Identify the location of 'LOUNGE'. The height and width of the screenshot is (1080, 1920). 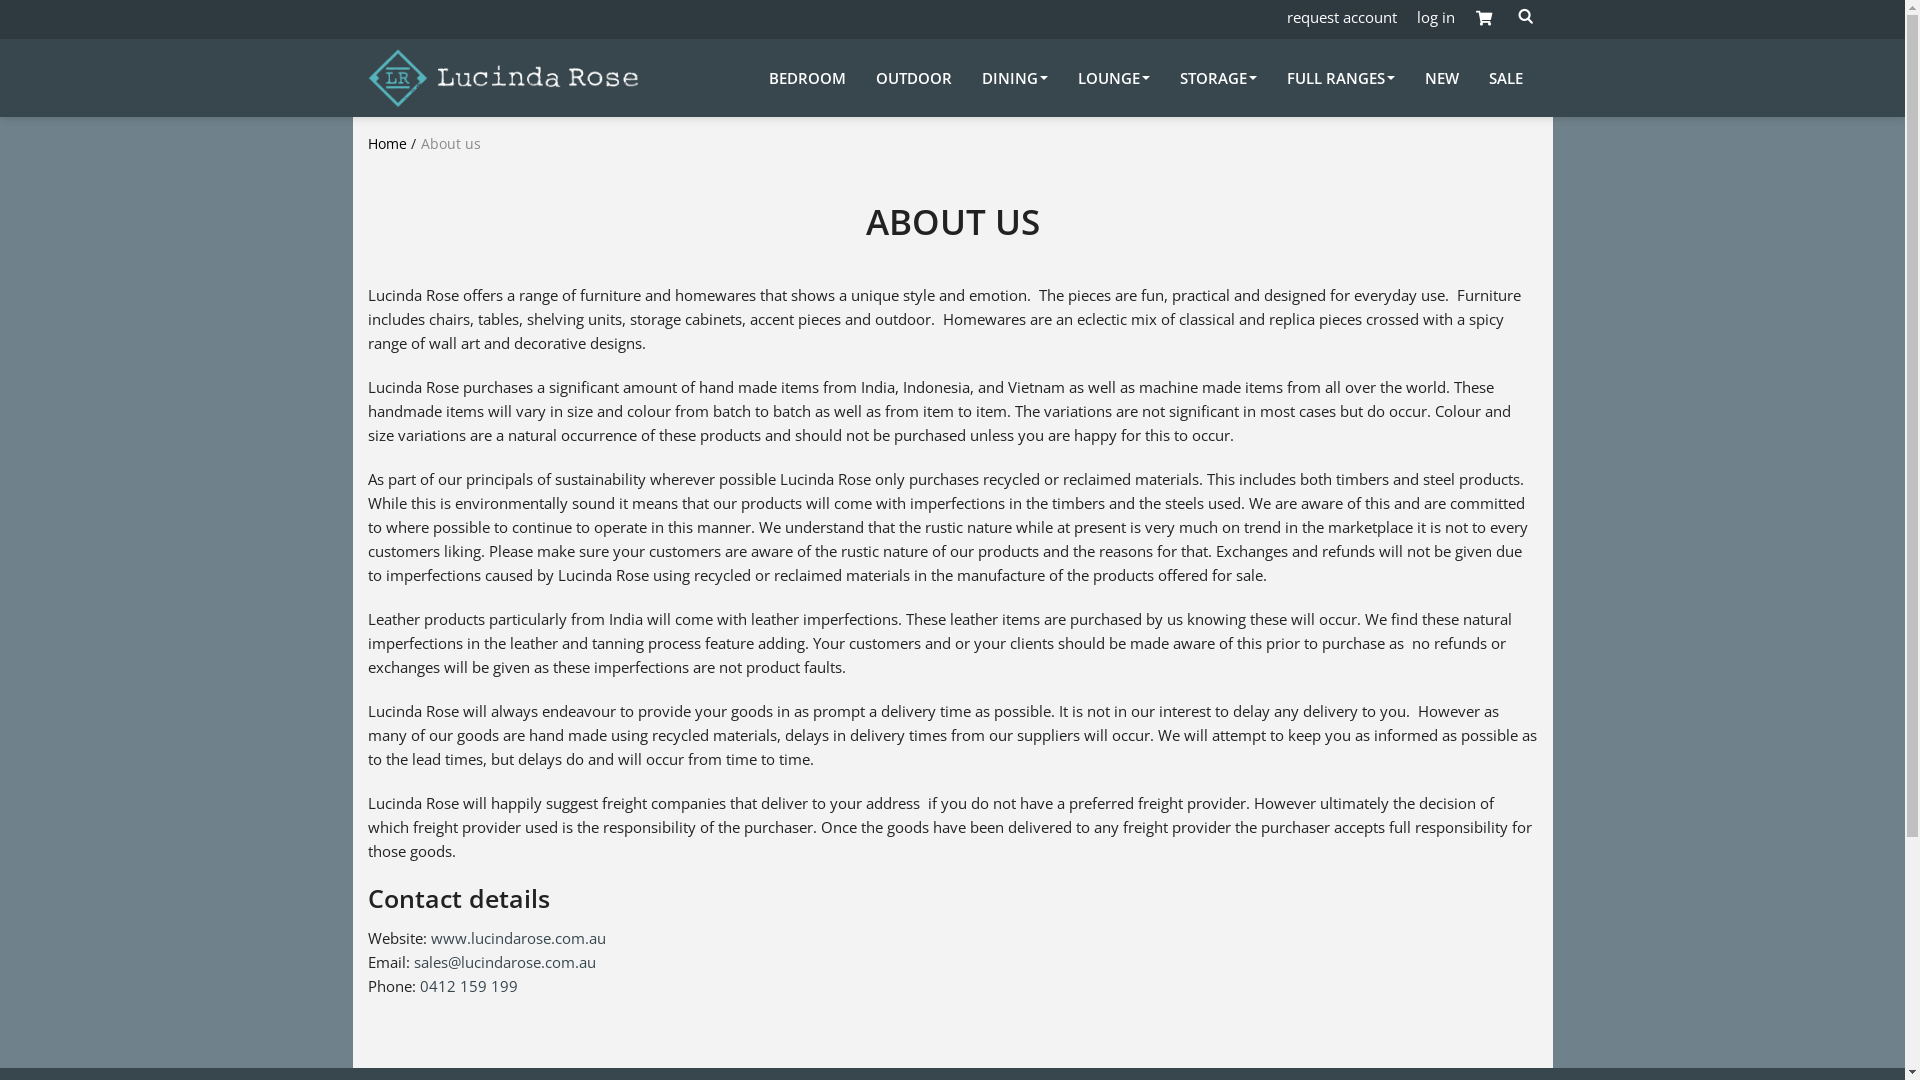
(1112, 76).